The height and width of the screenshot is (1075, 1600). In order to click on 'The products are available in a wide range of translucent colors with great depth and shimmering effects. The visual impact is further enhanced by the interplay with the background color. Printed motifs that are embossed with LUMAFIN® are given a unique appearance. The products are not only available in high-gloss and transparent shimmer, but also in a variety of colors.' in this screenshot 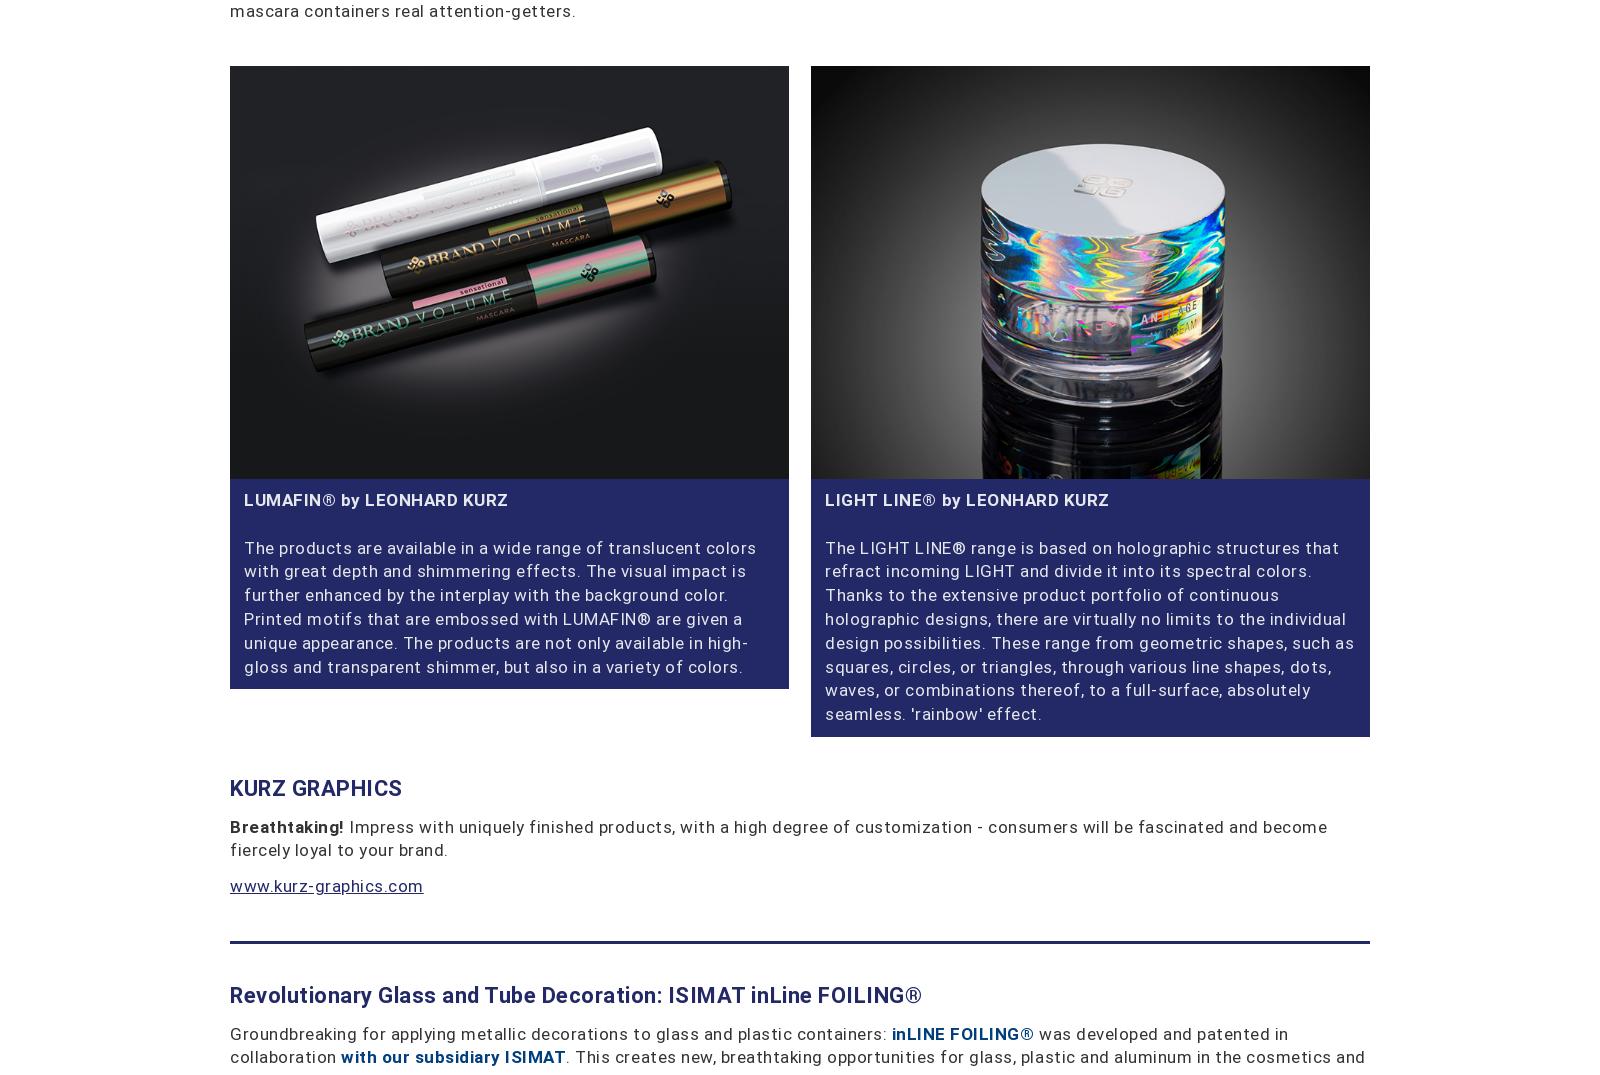, I will do `click(499, 605)`.